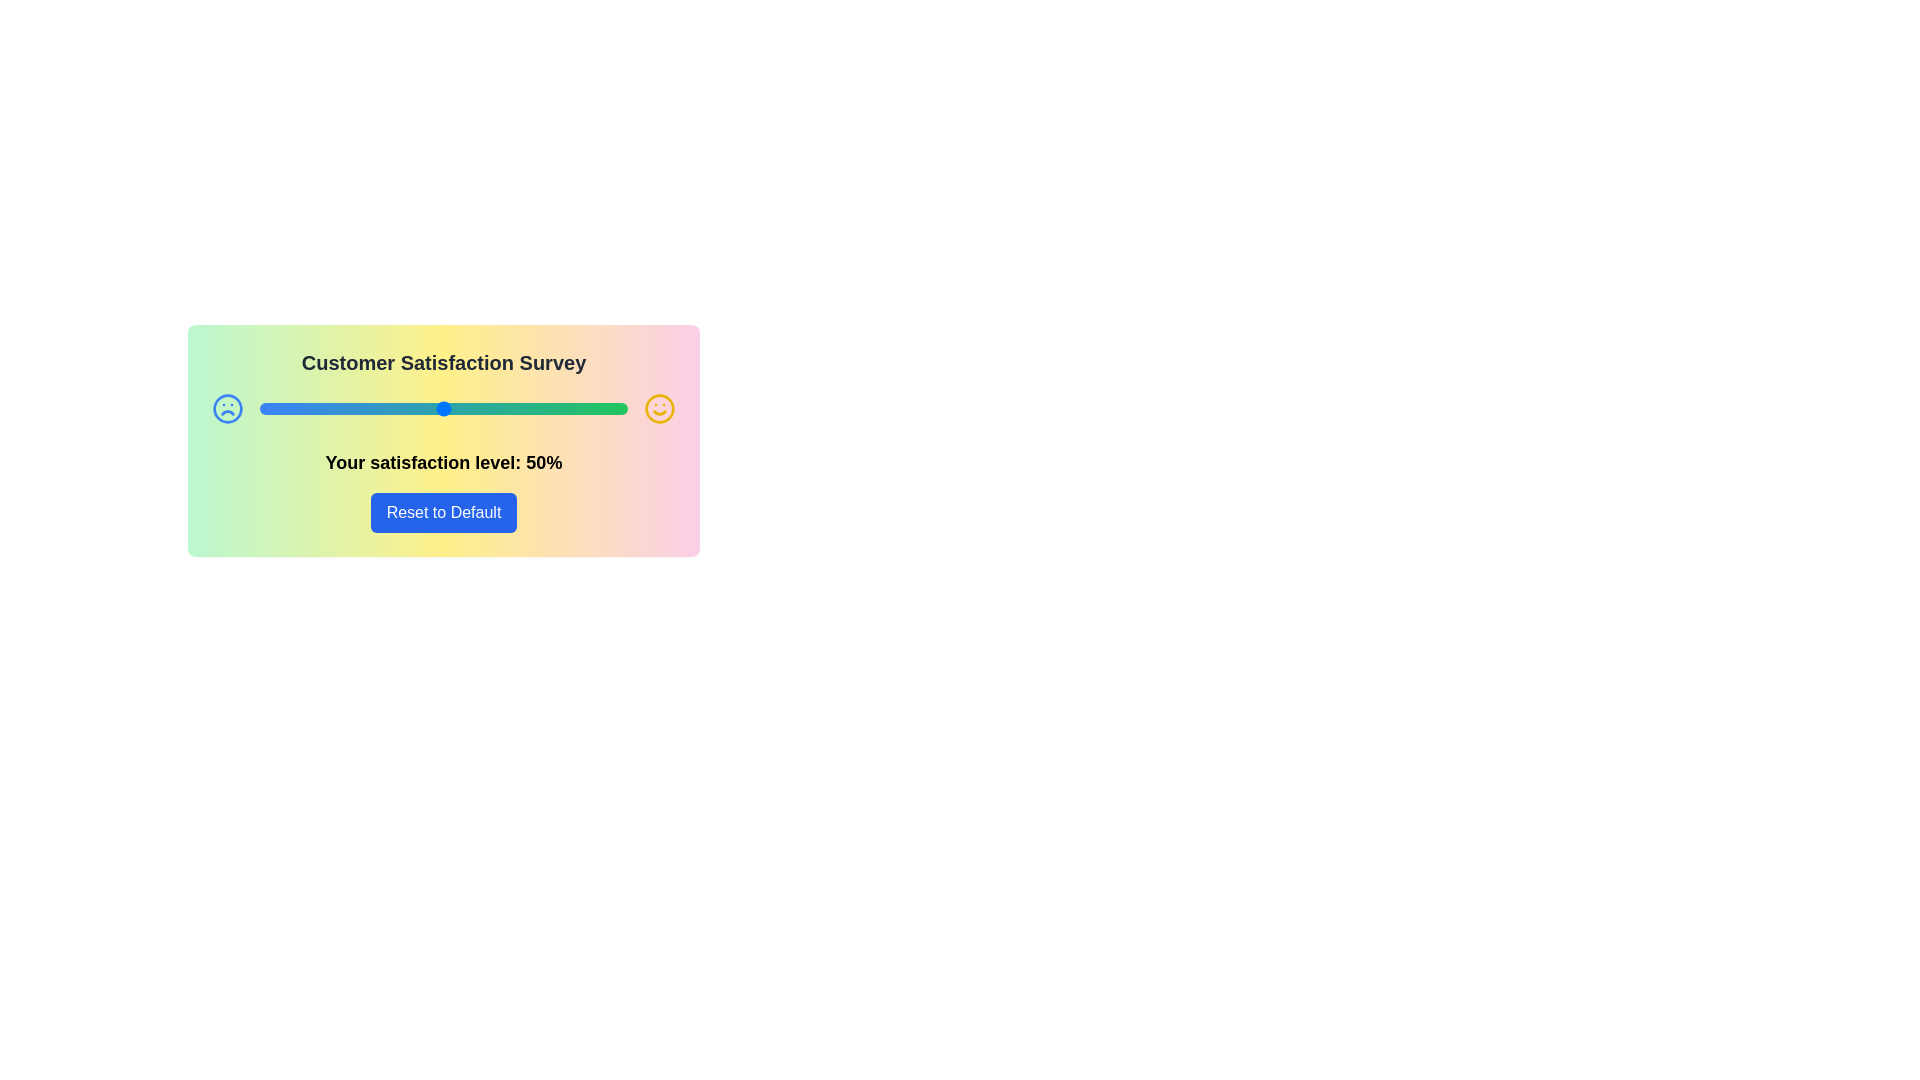 This screenshot has height=1080, width=1920. Describe the element at coordinates (337, 407) in the screenshot. I see `the satisfaction slider to set the satisfaction level to 21` at that location.